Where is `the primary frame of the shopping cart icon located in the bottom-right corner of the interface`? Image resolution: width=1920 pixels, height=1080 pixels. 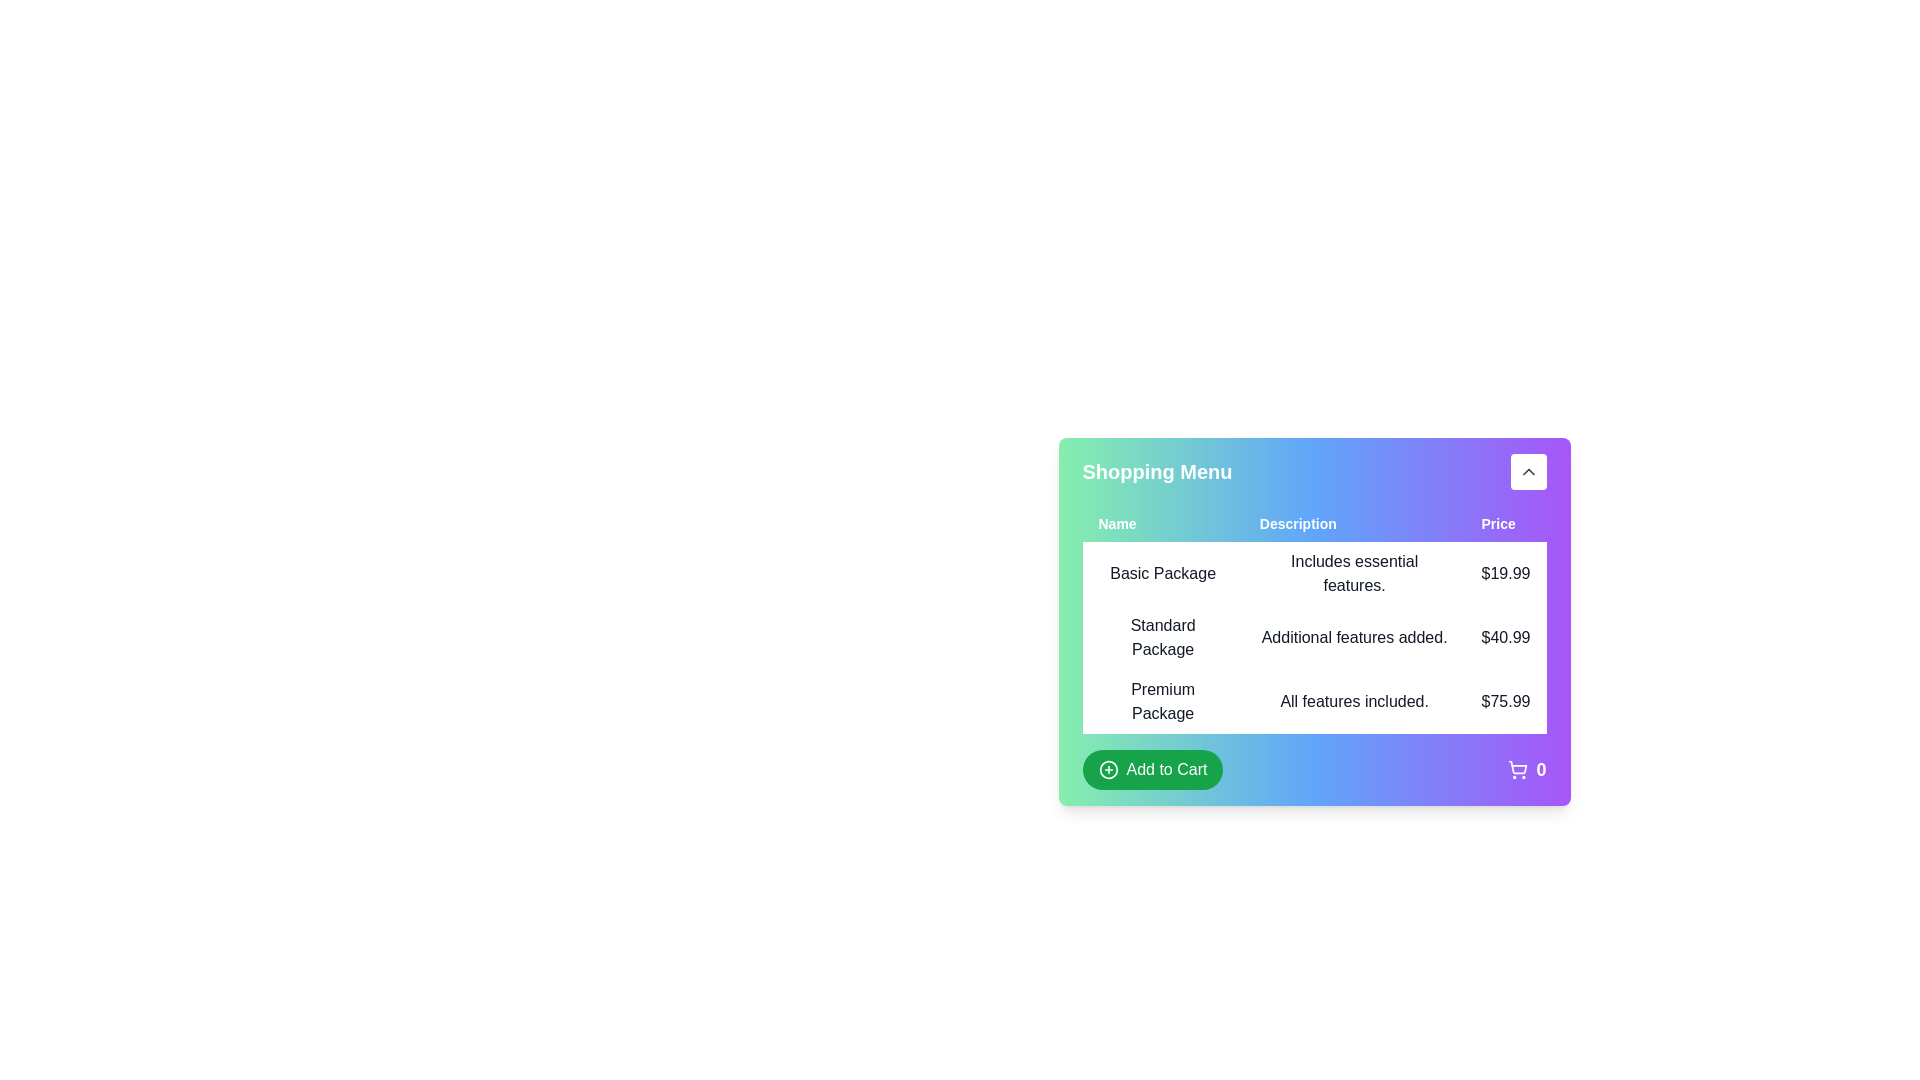 the primary frame of the shopping cart icon located in the bottom-right corner of the interface is located at coordinates (1518, 766).